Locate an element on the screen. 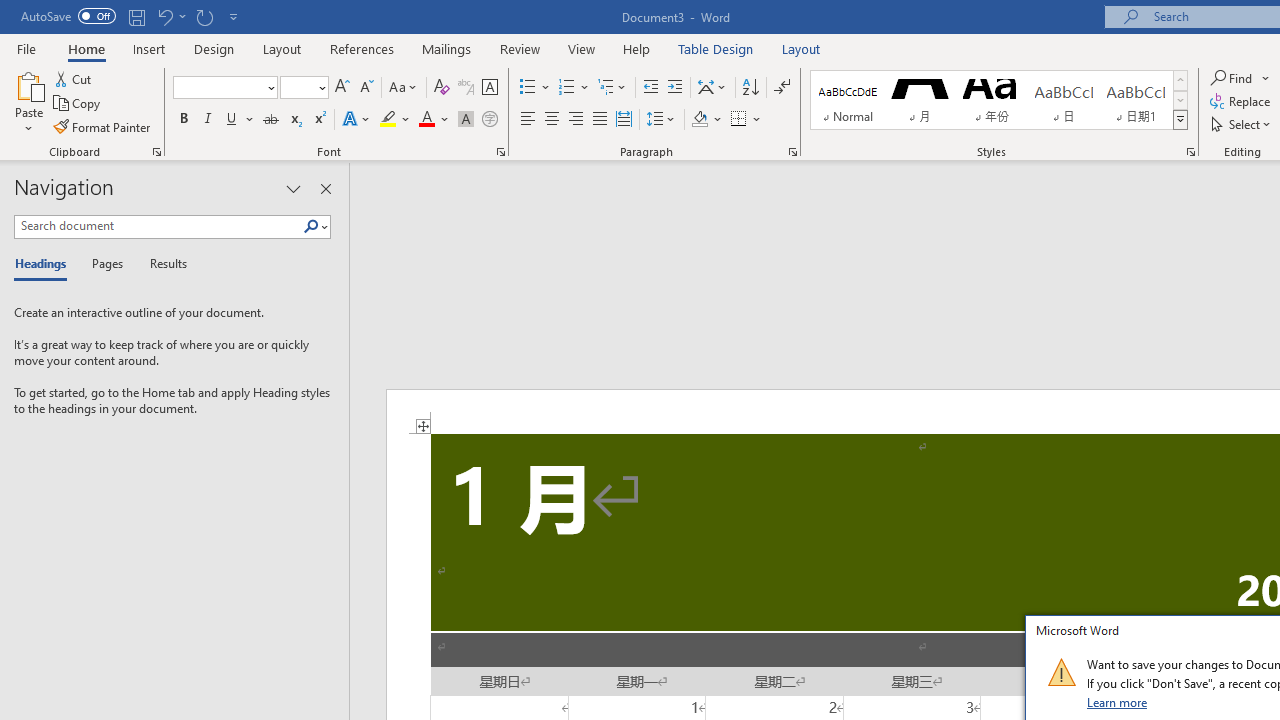  'Show/Hide Editing Marks' is located at coordinates (781, 86).